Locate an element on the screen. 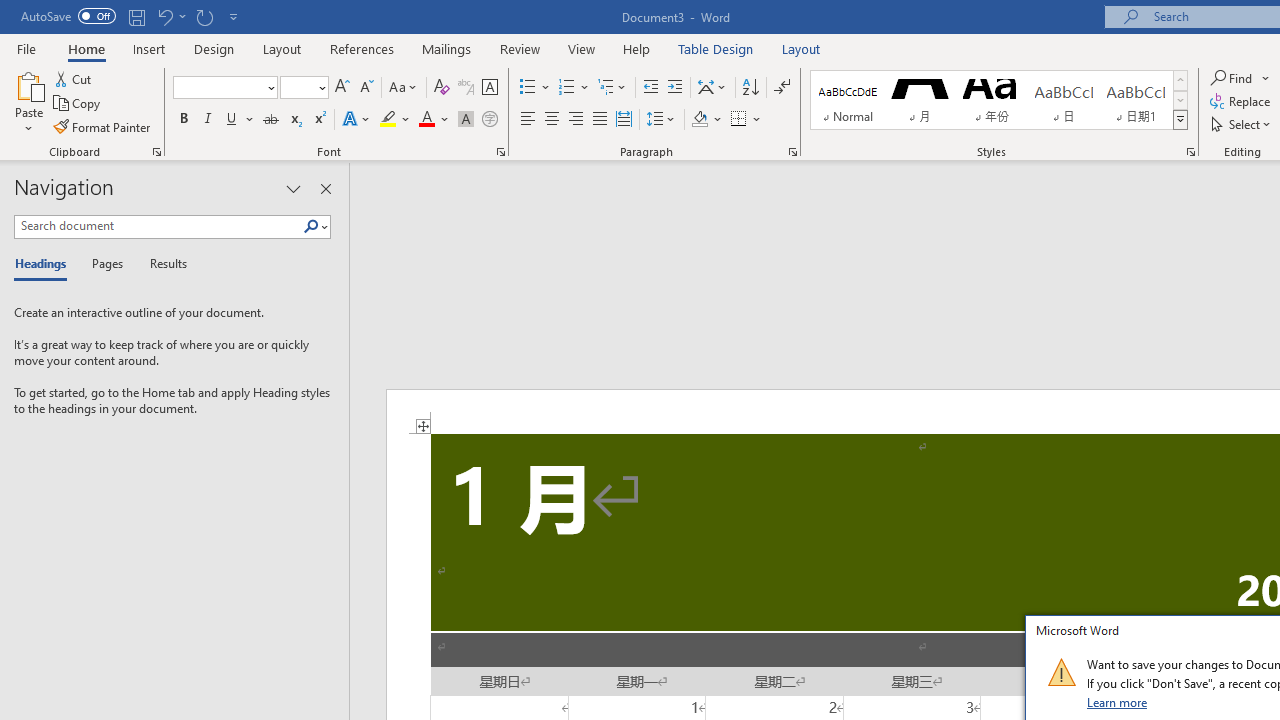  'Show/Hide Editing Marks' is located at coordinates (781, 86).